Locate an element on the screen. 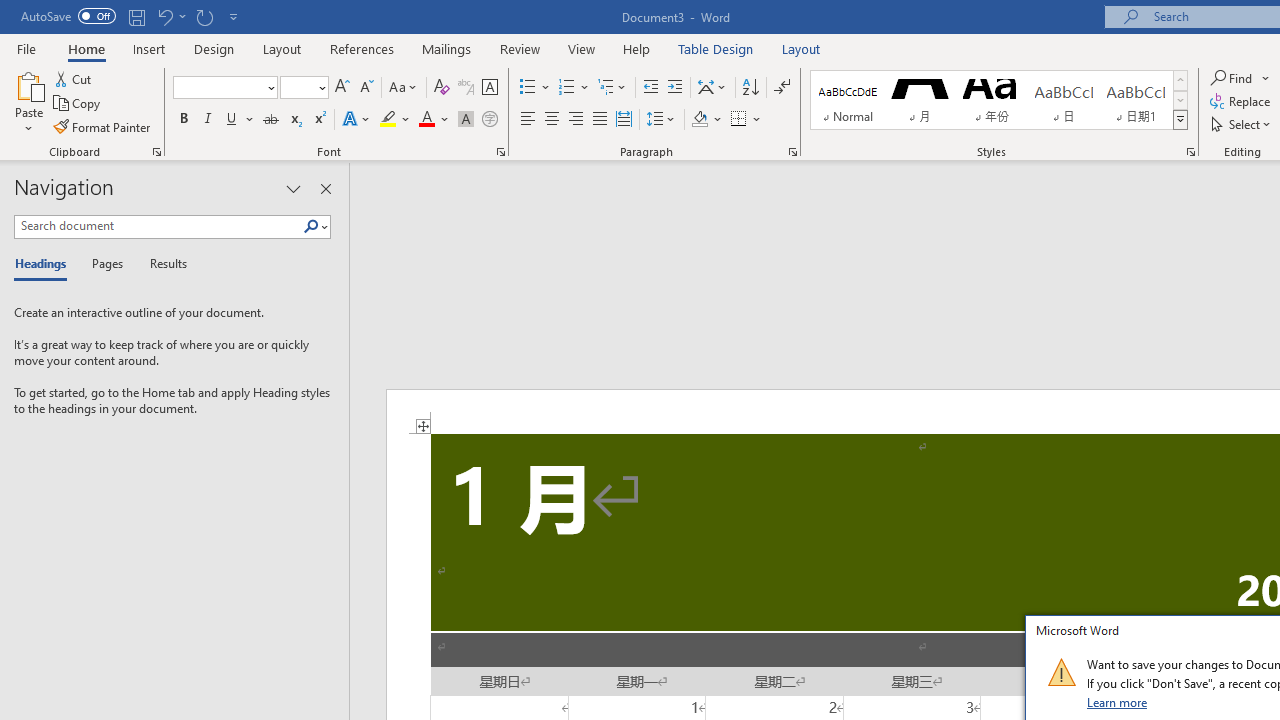  'Show/Hide Editing Marks' is located at coordinates (781, 86).